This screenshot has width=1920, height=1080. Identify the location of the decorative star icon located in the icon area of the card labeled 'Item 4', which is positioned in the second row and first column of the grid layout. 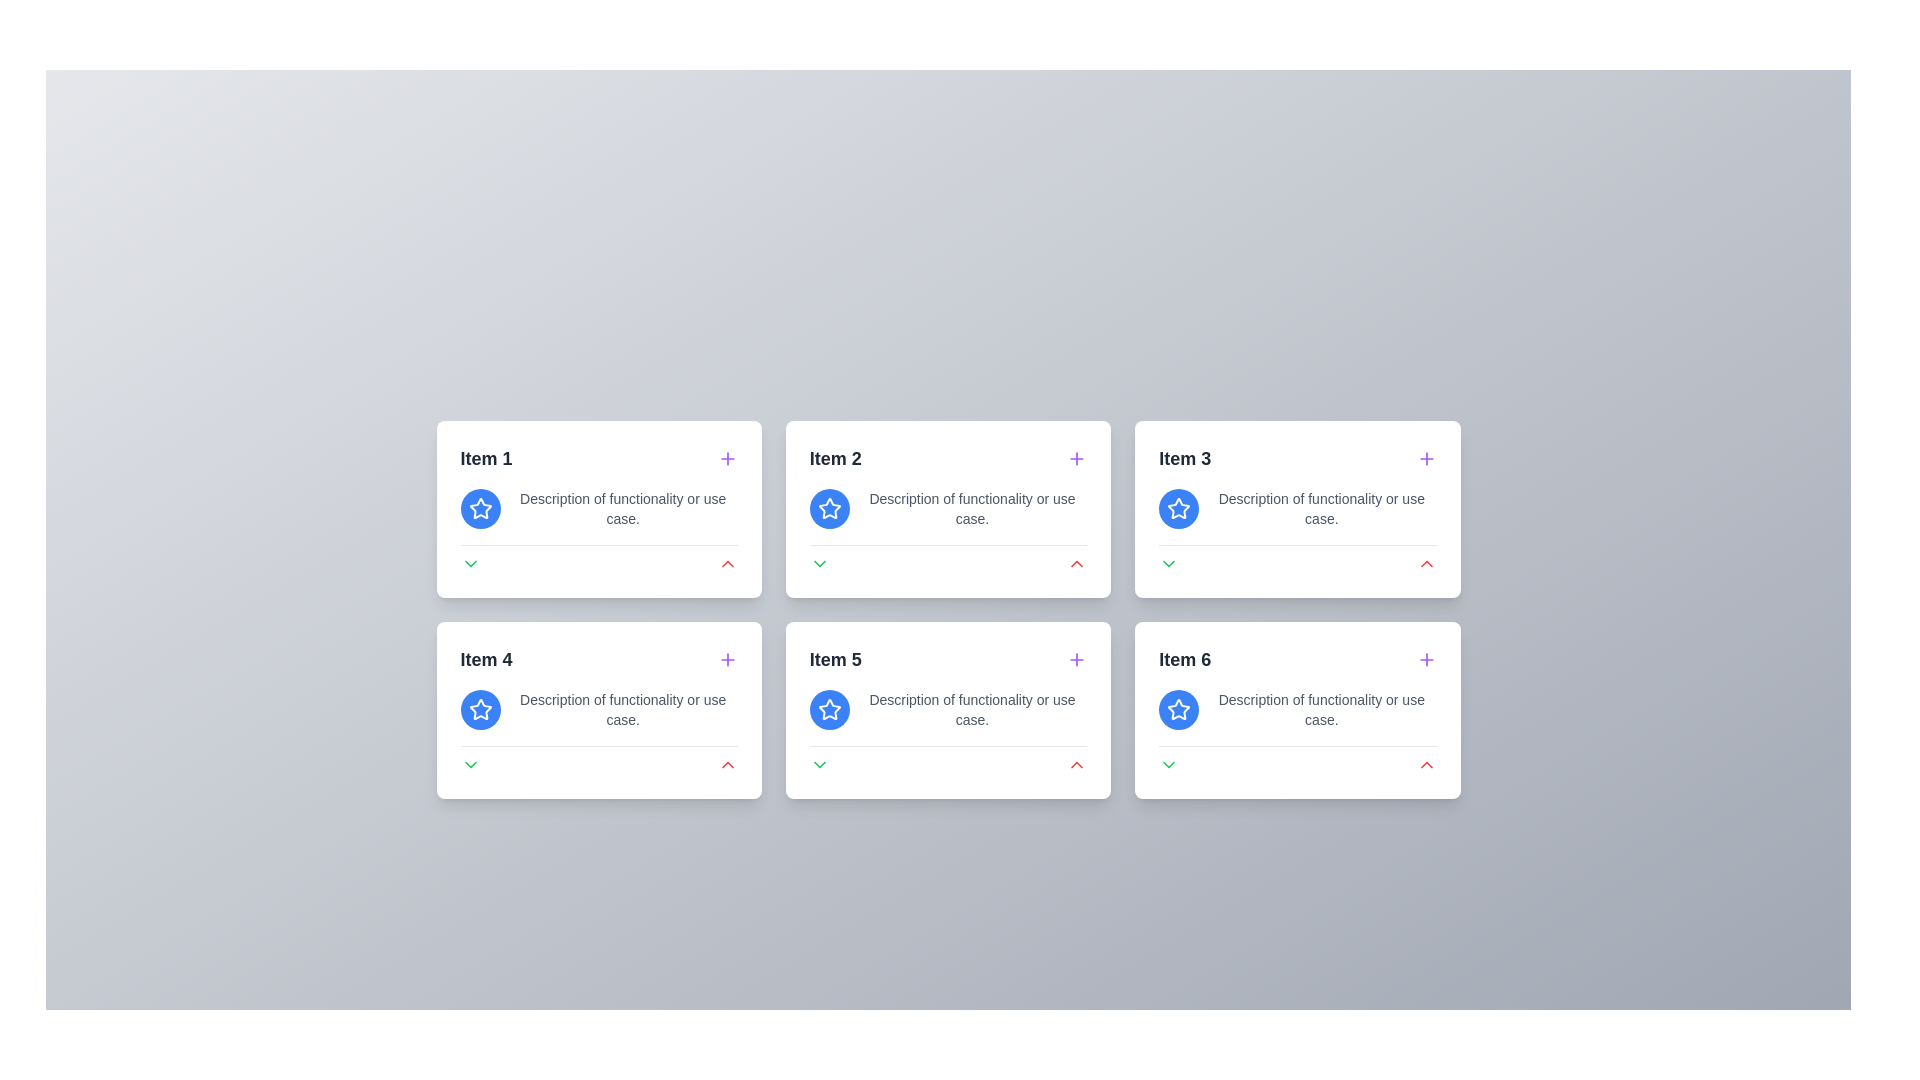
(480, 507).